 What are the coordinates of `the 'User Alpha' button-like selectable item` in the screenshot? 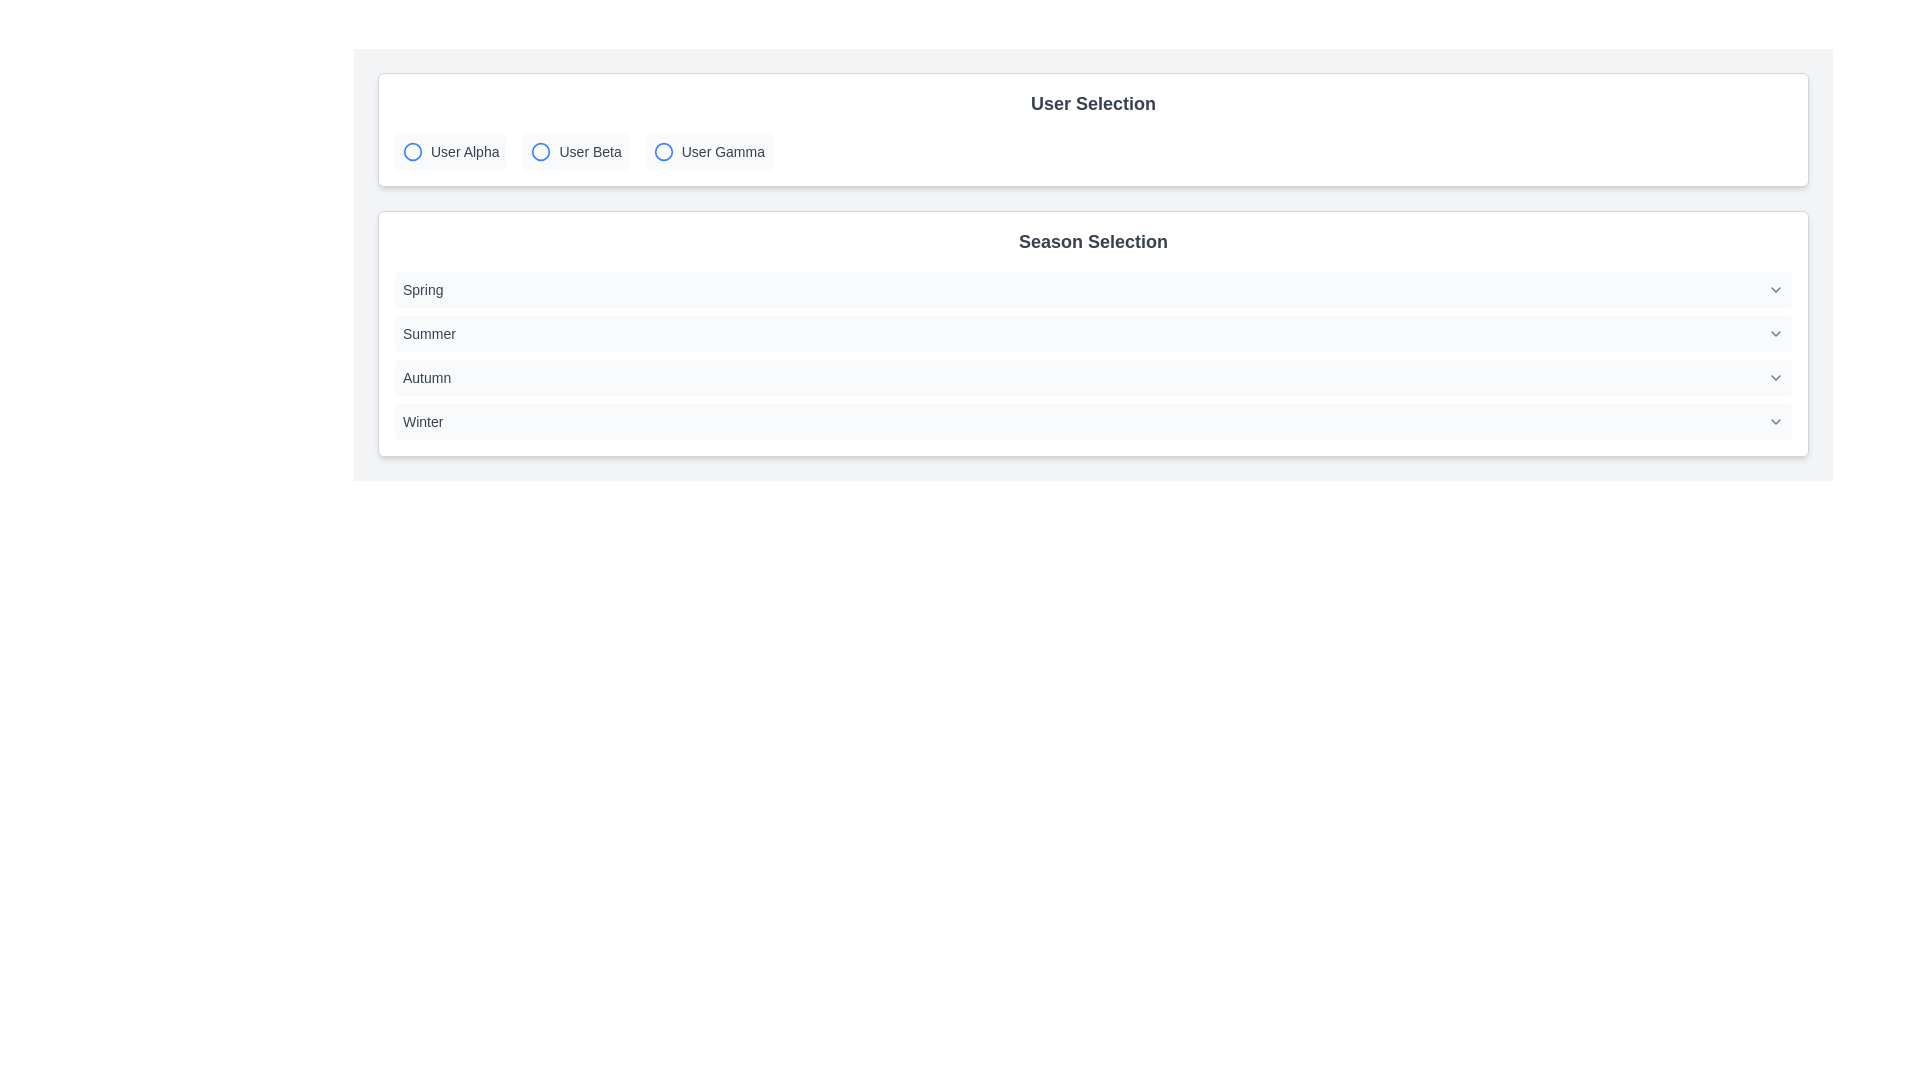 It's located at (450, 150).